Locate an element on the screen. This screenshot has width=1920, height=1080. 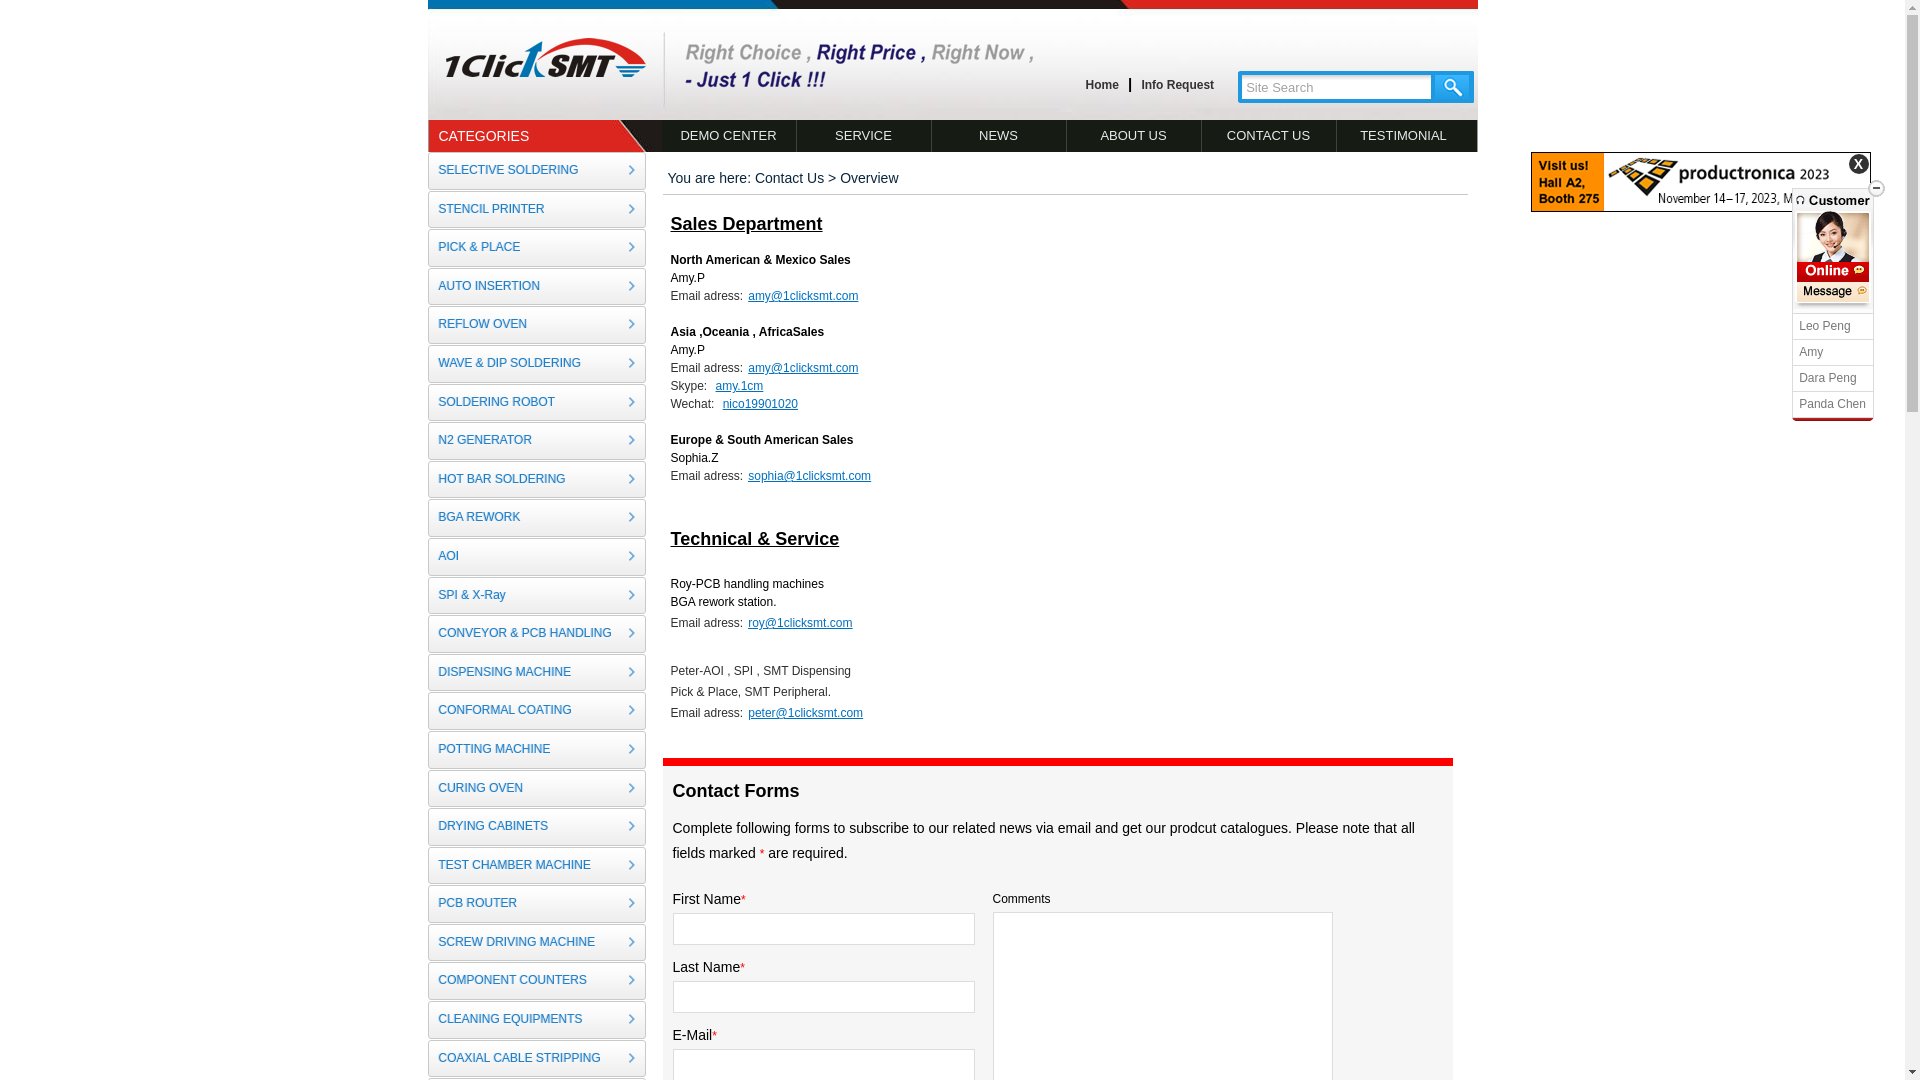
'AUTO INSERTION' is located at coordinates (537, 286).